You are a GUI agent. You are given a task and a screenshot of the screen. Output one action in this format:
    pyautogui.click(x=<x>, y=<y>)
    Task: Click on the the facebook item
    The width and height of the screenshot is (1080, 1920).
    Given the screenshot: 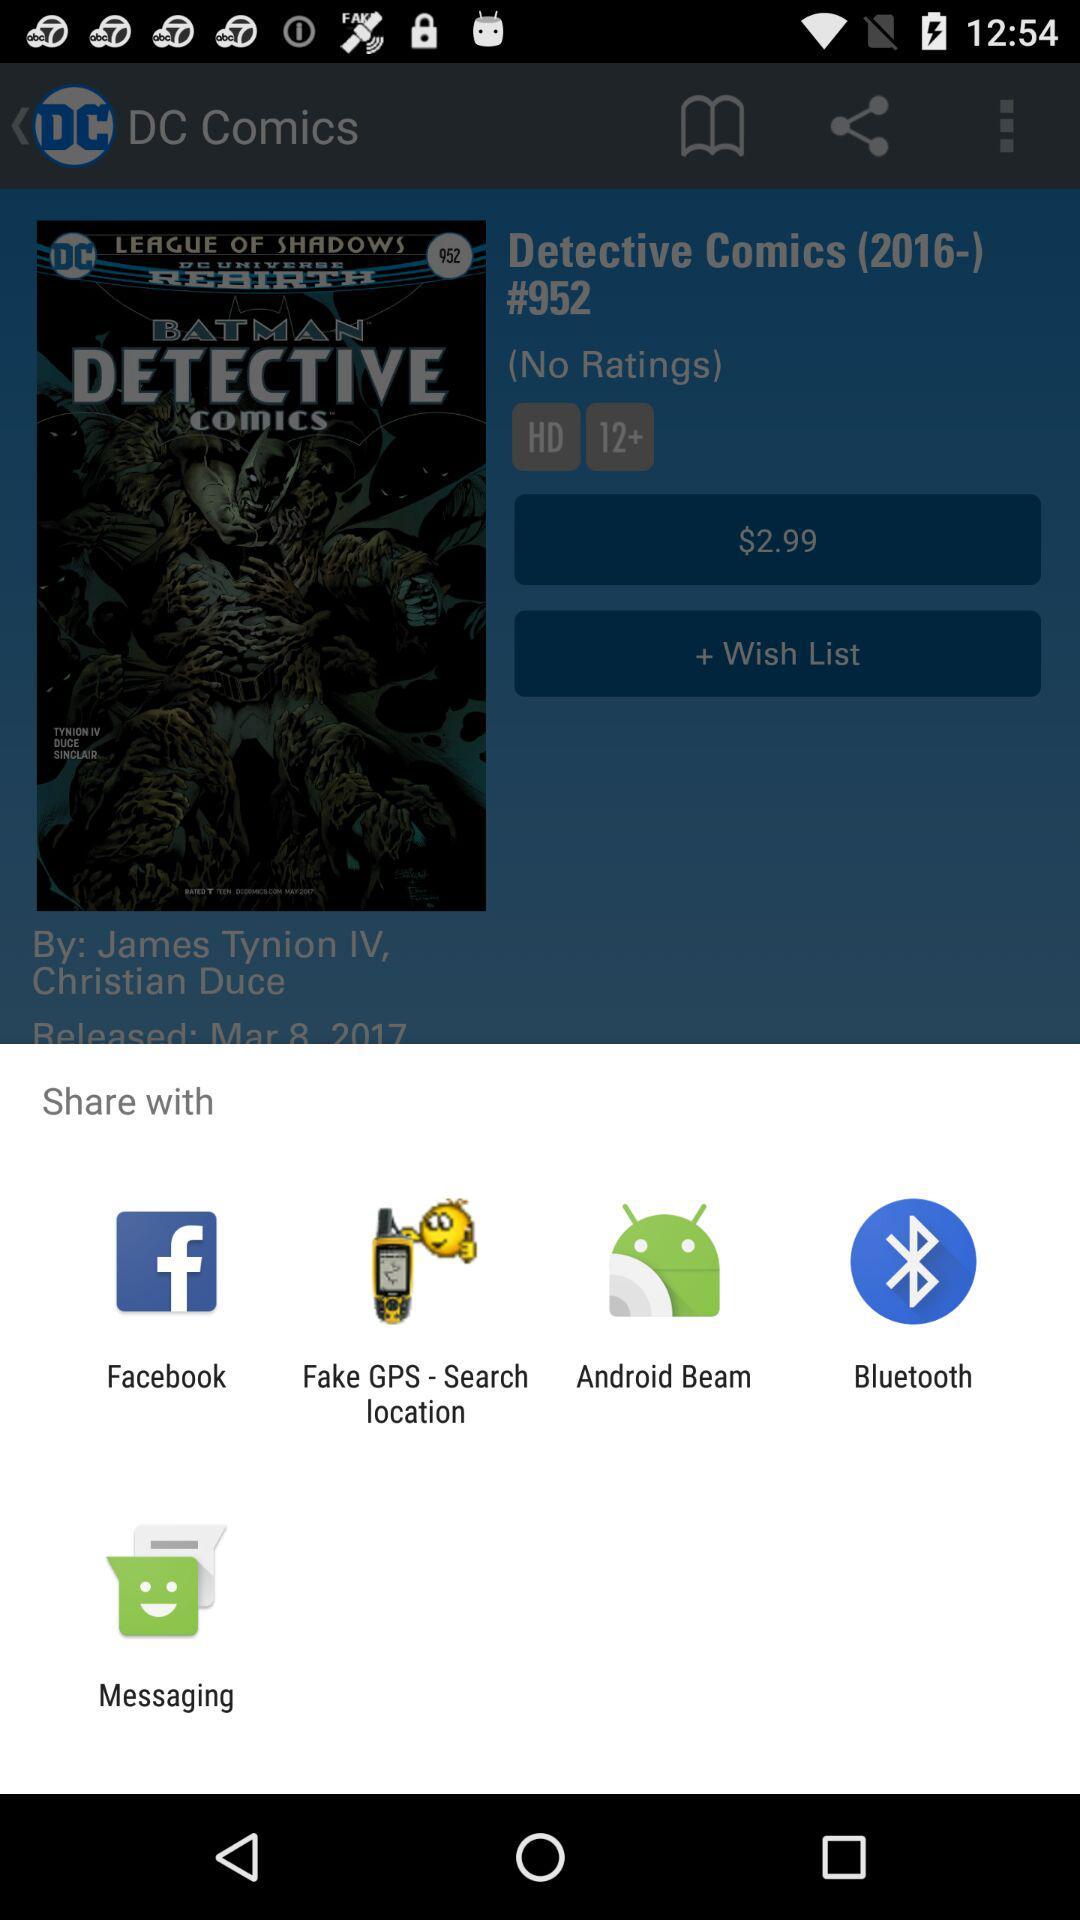 What is the action you would take?
    pyautogui.click(x=165, y=1392)
    